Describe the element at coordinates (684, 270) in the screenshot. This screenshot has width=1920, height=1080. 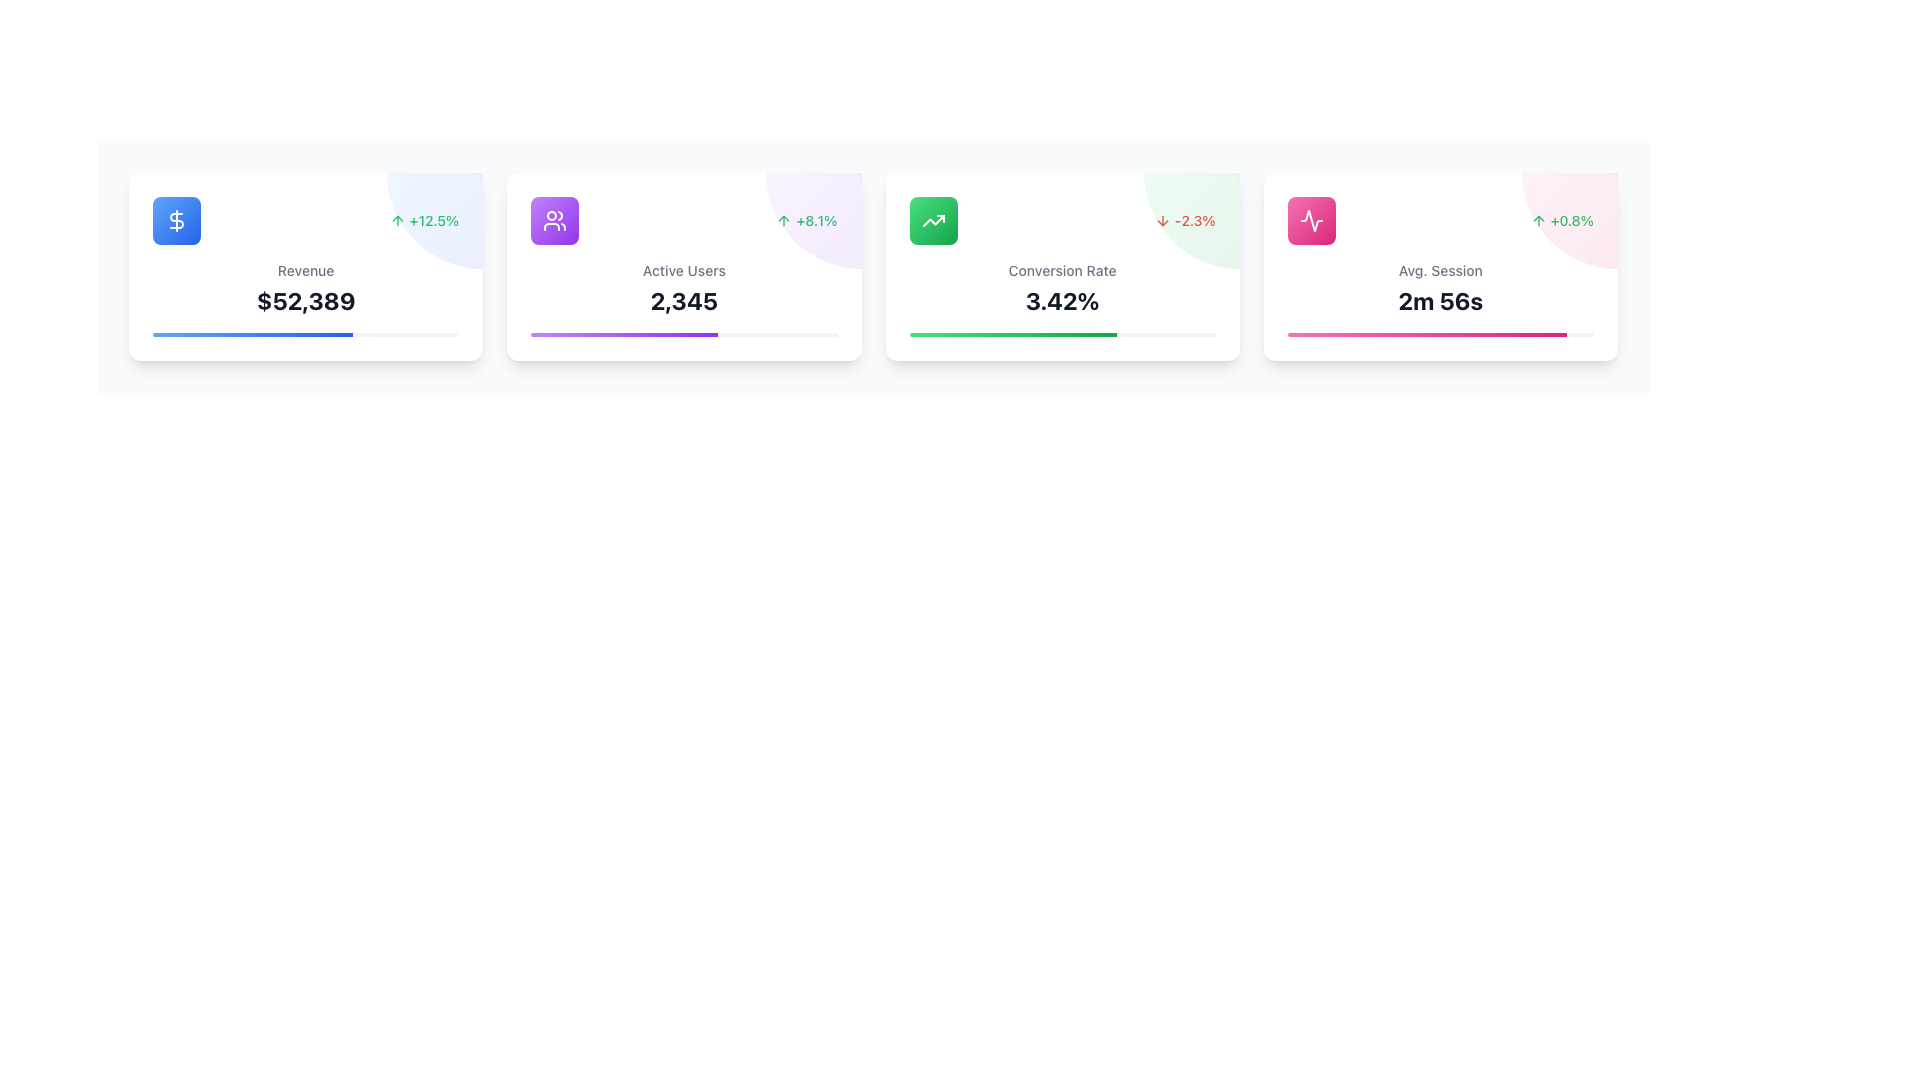
I see `'Active Users' label displayed in gray font above the number '2,345' within the second card of a horizontally aligned group of four on the dashboard` at that location.